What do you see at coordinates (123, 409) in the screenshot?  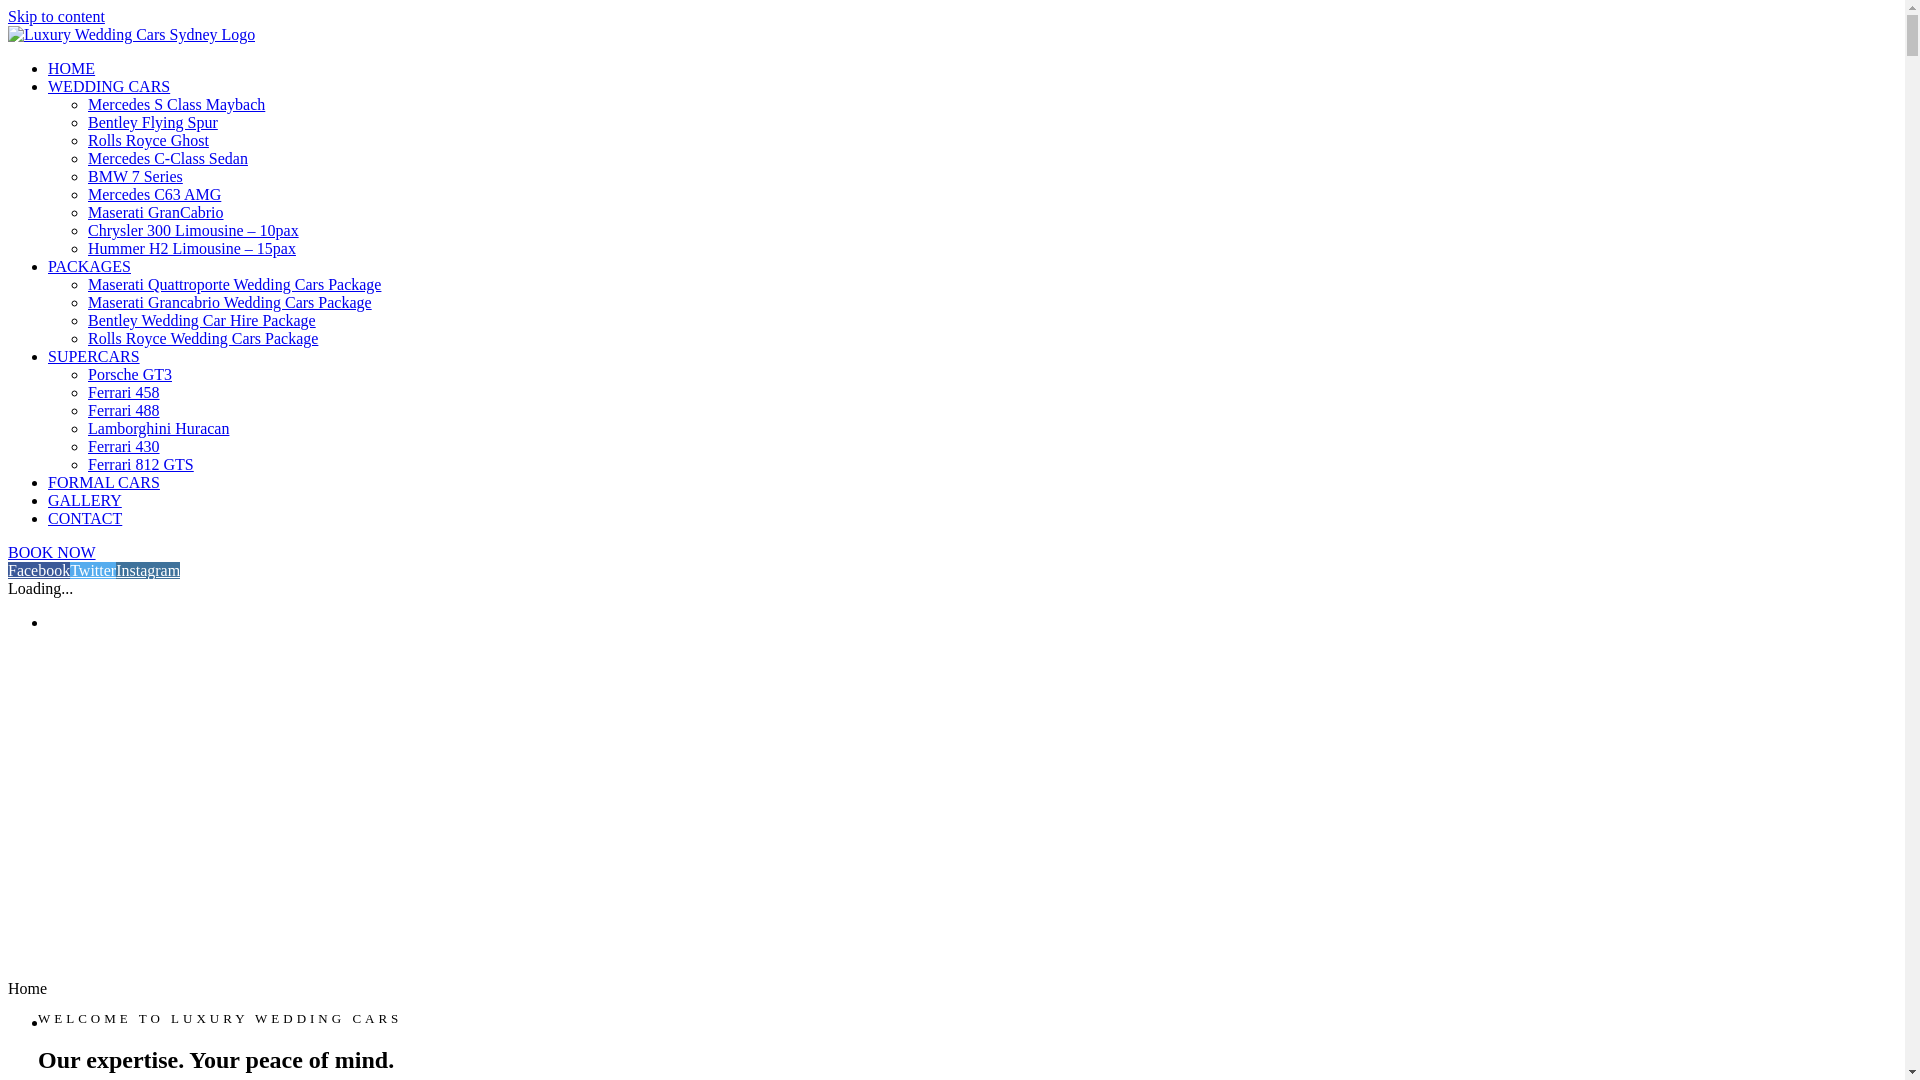 I see `'Ferrari 488'` at bounding box center [123, 409].